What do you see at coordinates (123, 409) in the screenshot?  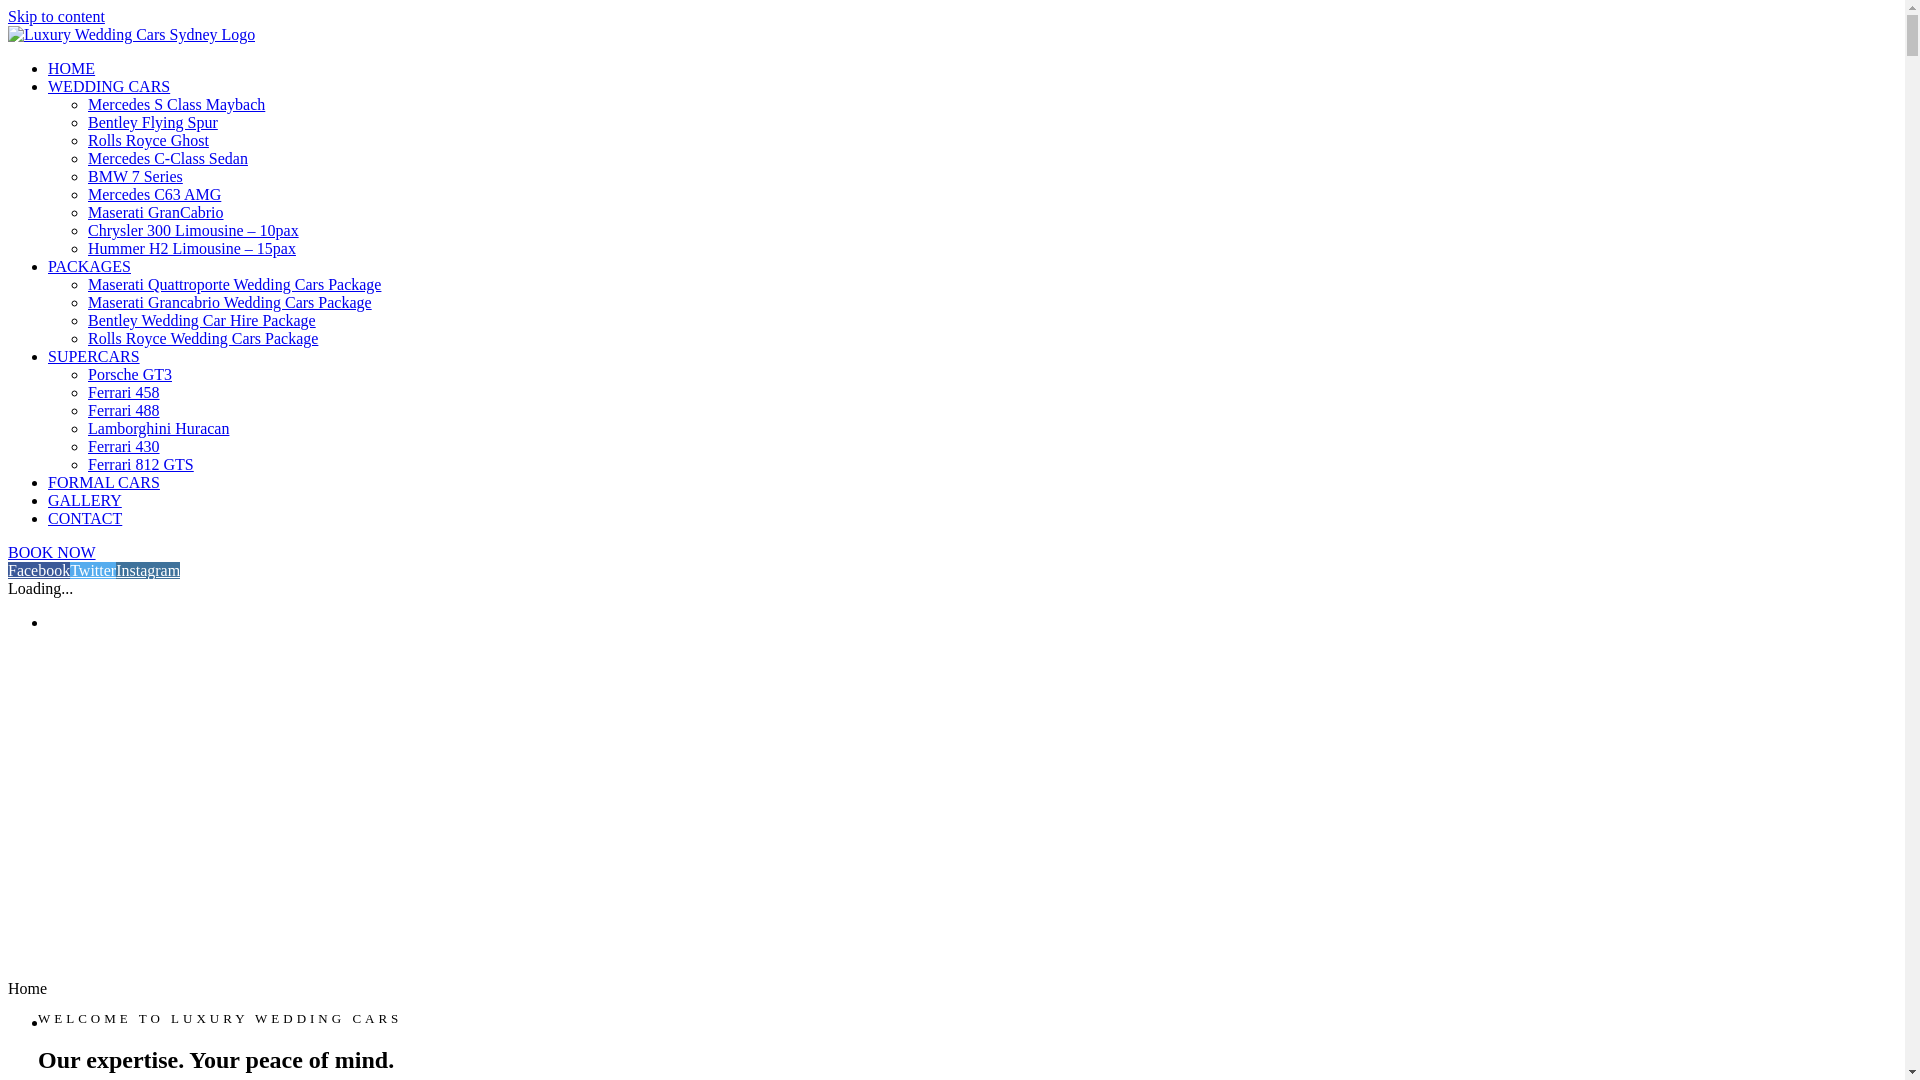 I see `'Ferrari 488'` at bounding box center [123, 409].